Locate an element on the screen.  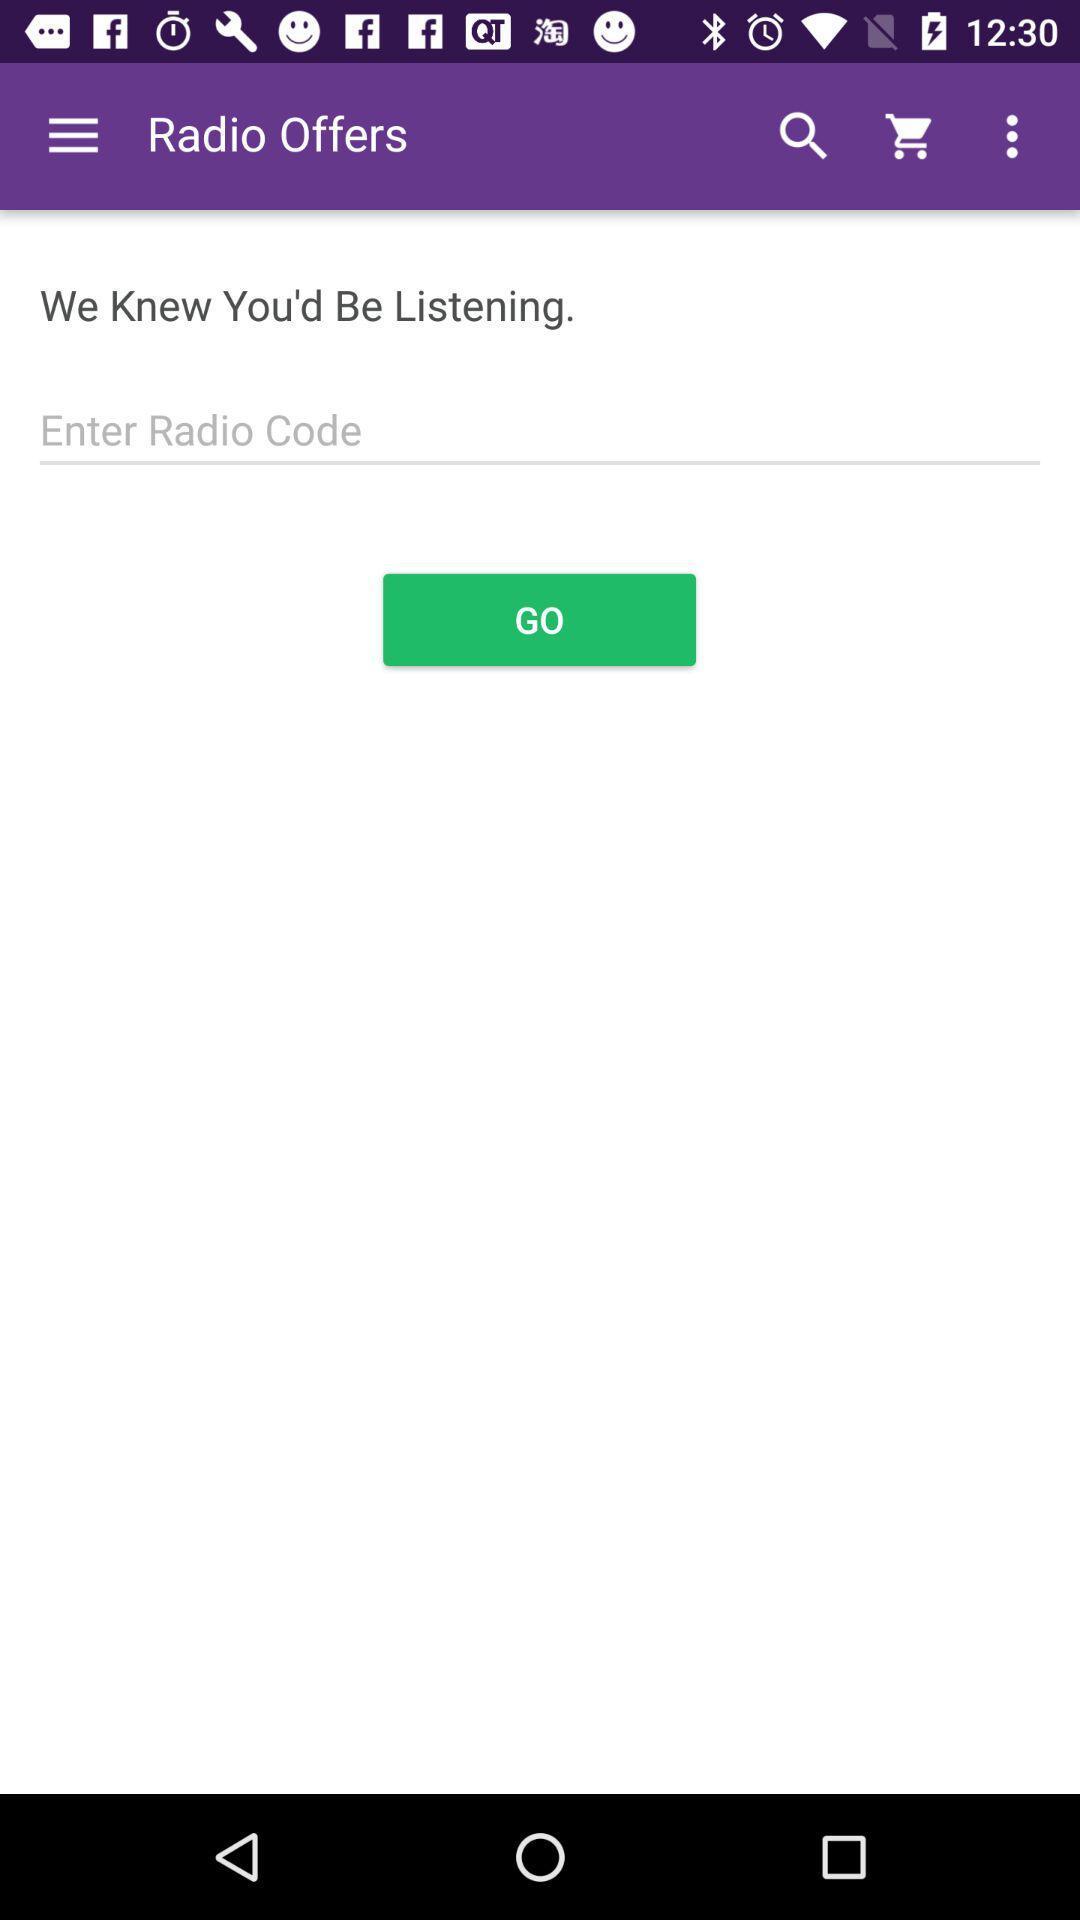
the item above the we knew you item is located at coordinates (72, 135).